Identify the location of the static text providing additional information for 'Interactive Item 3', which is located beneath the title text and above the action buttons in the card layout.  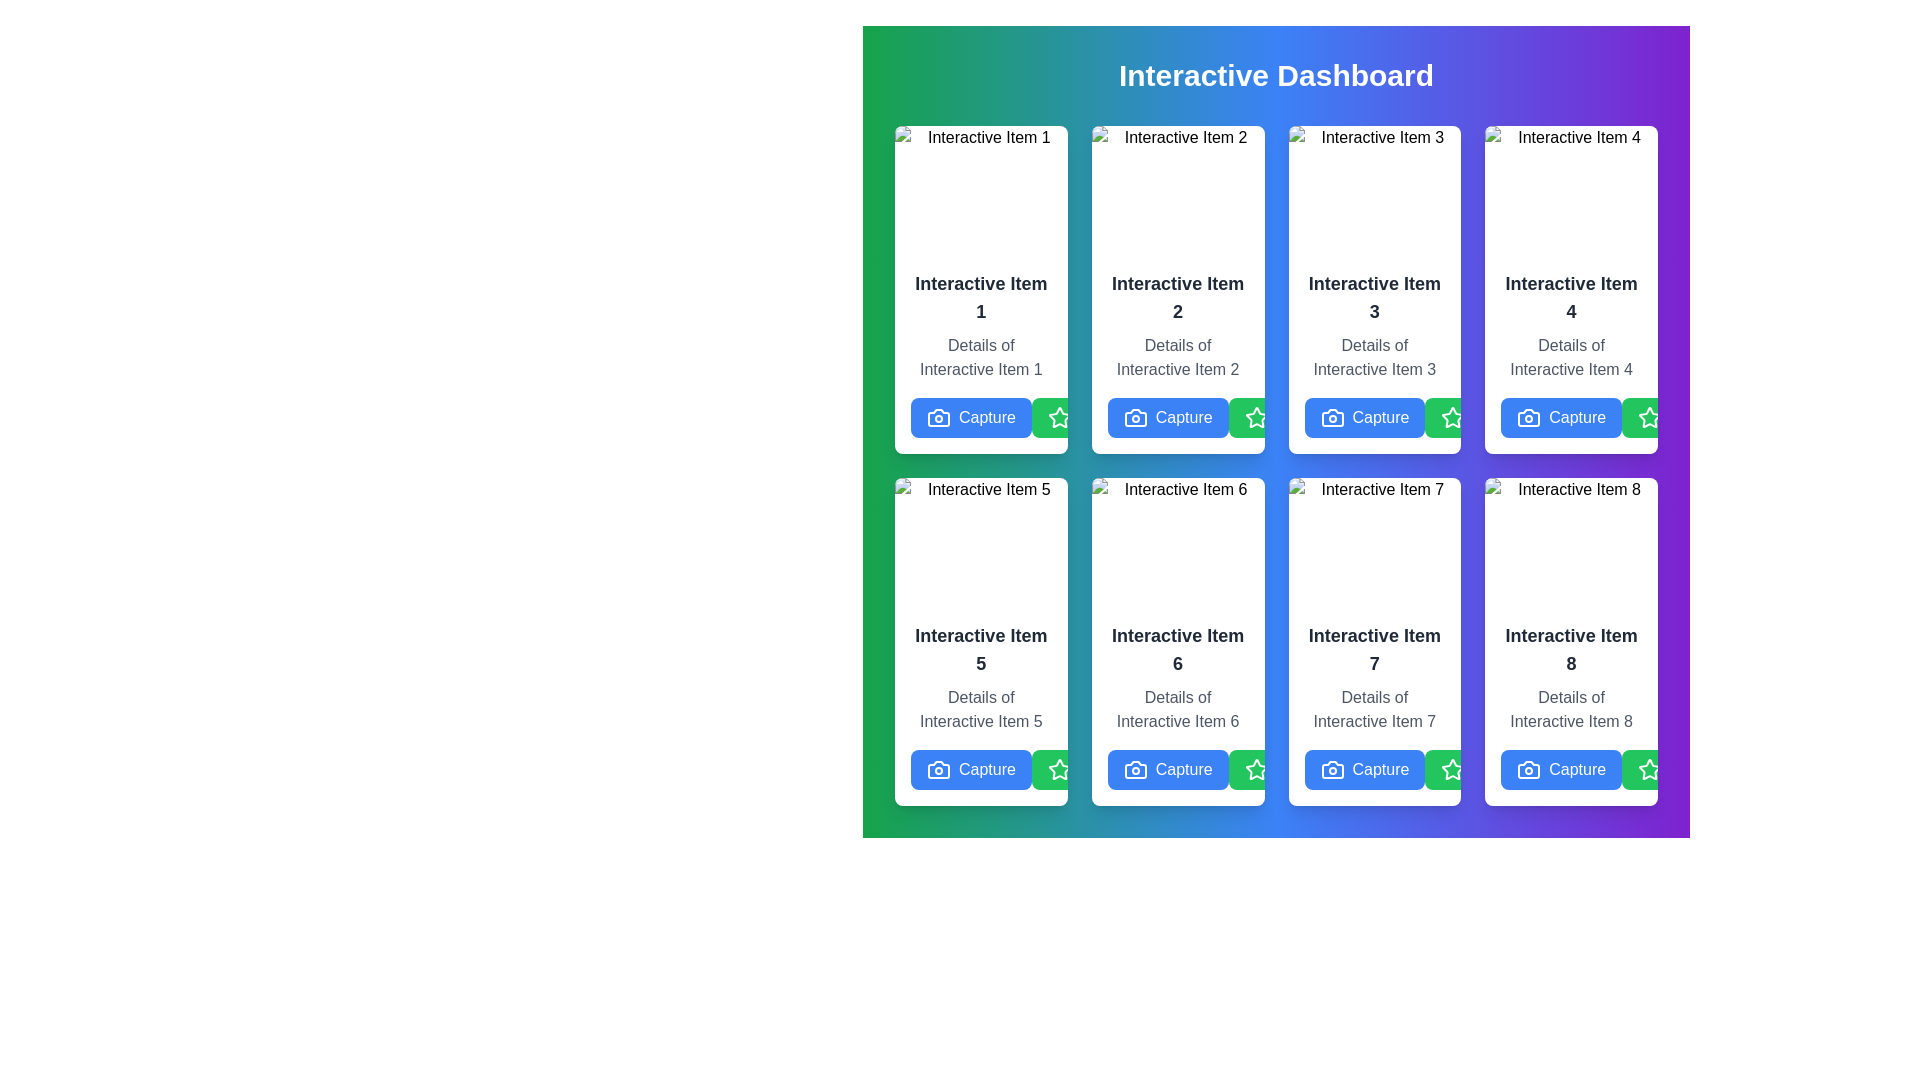
(1373, 357).